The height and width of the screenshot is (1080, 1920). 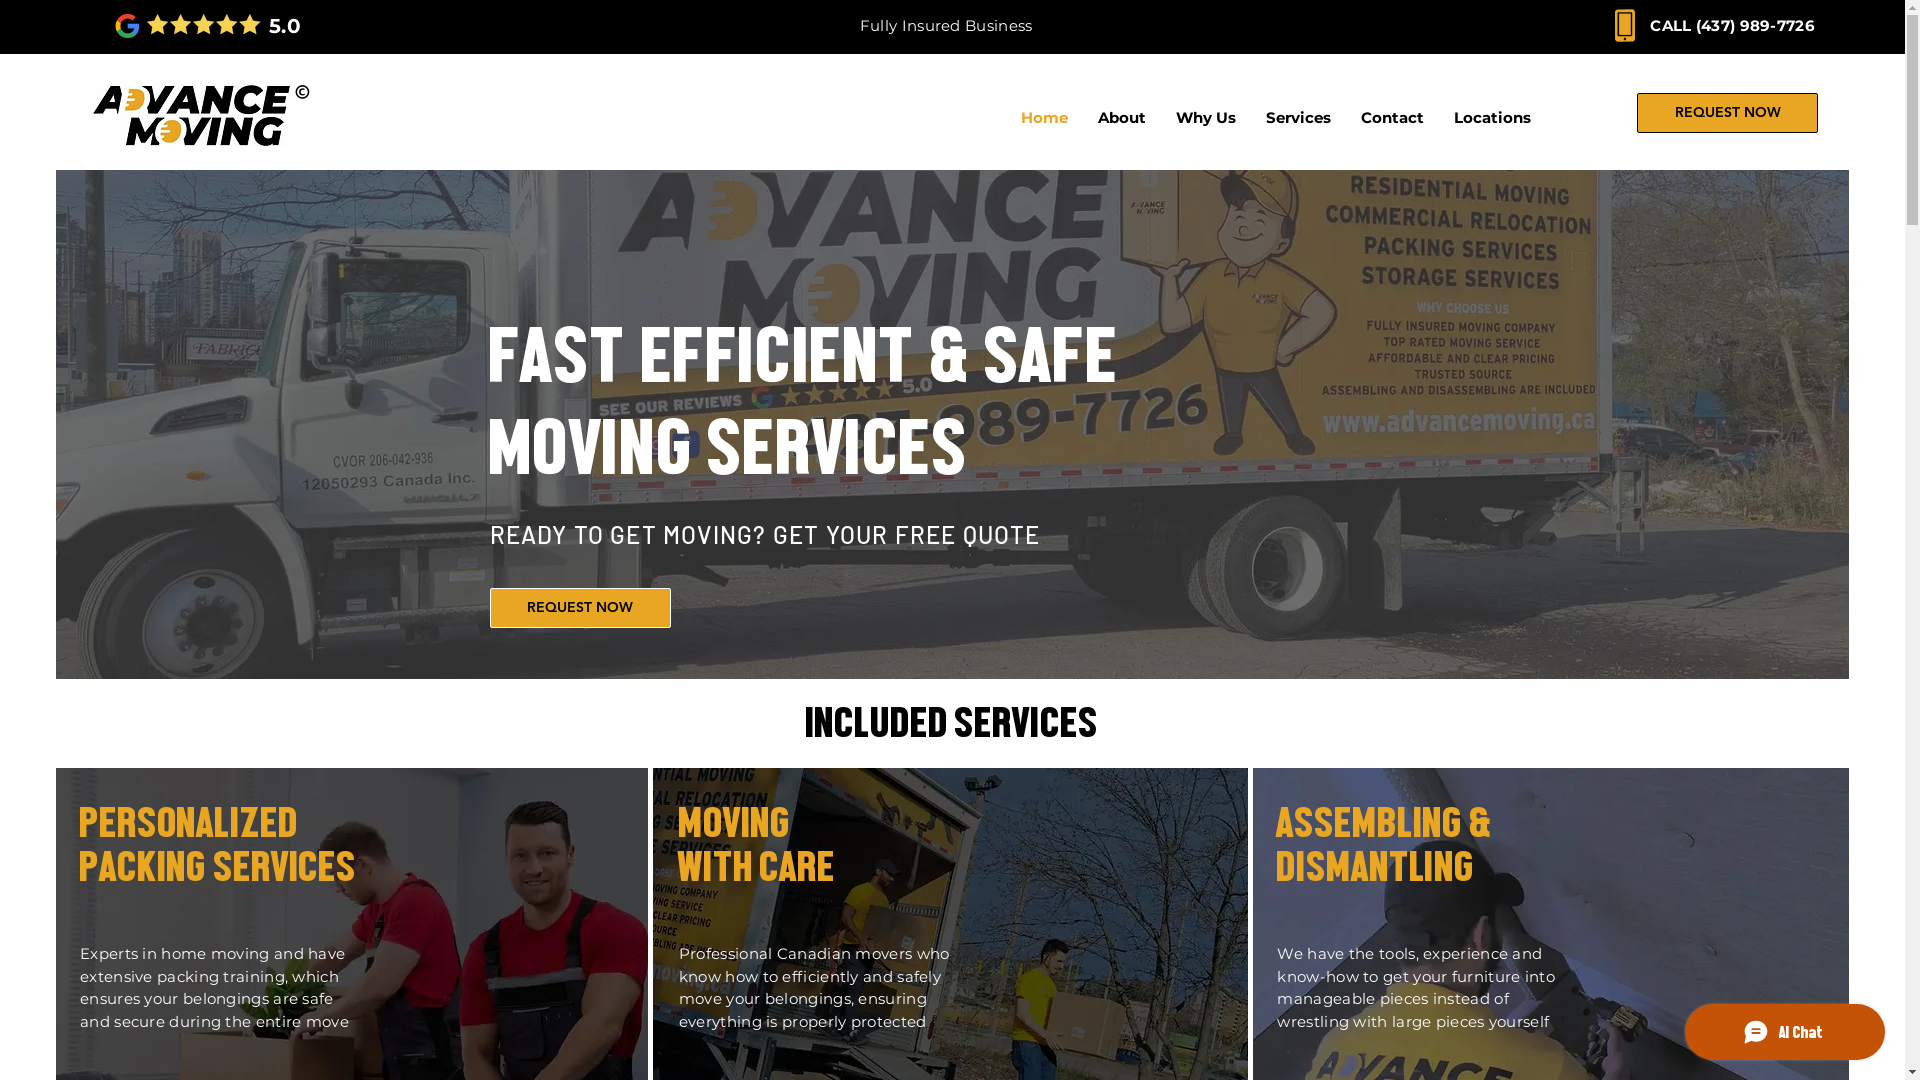 What do you see at coordinates (1636, 112) in the screenshot?
I see `'REQUEST NOW'` at bounding box center [1636, 112].